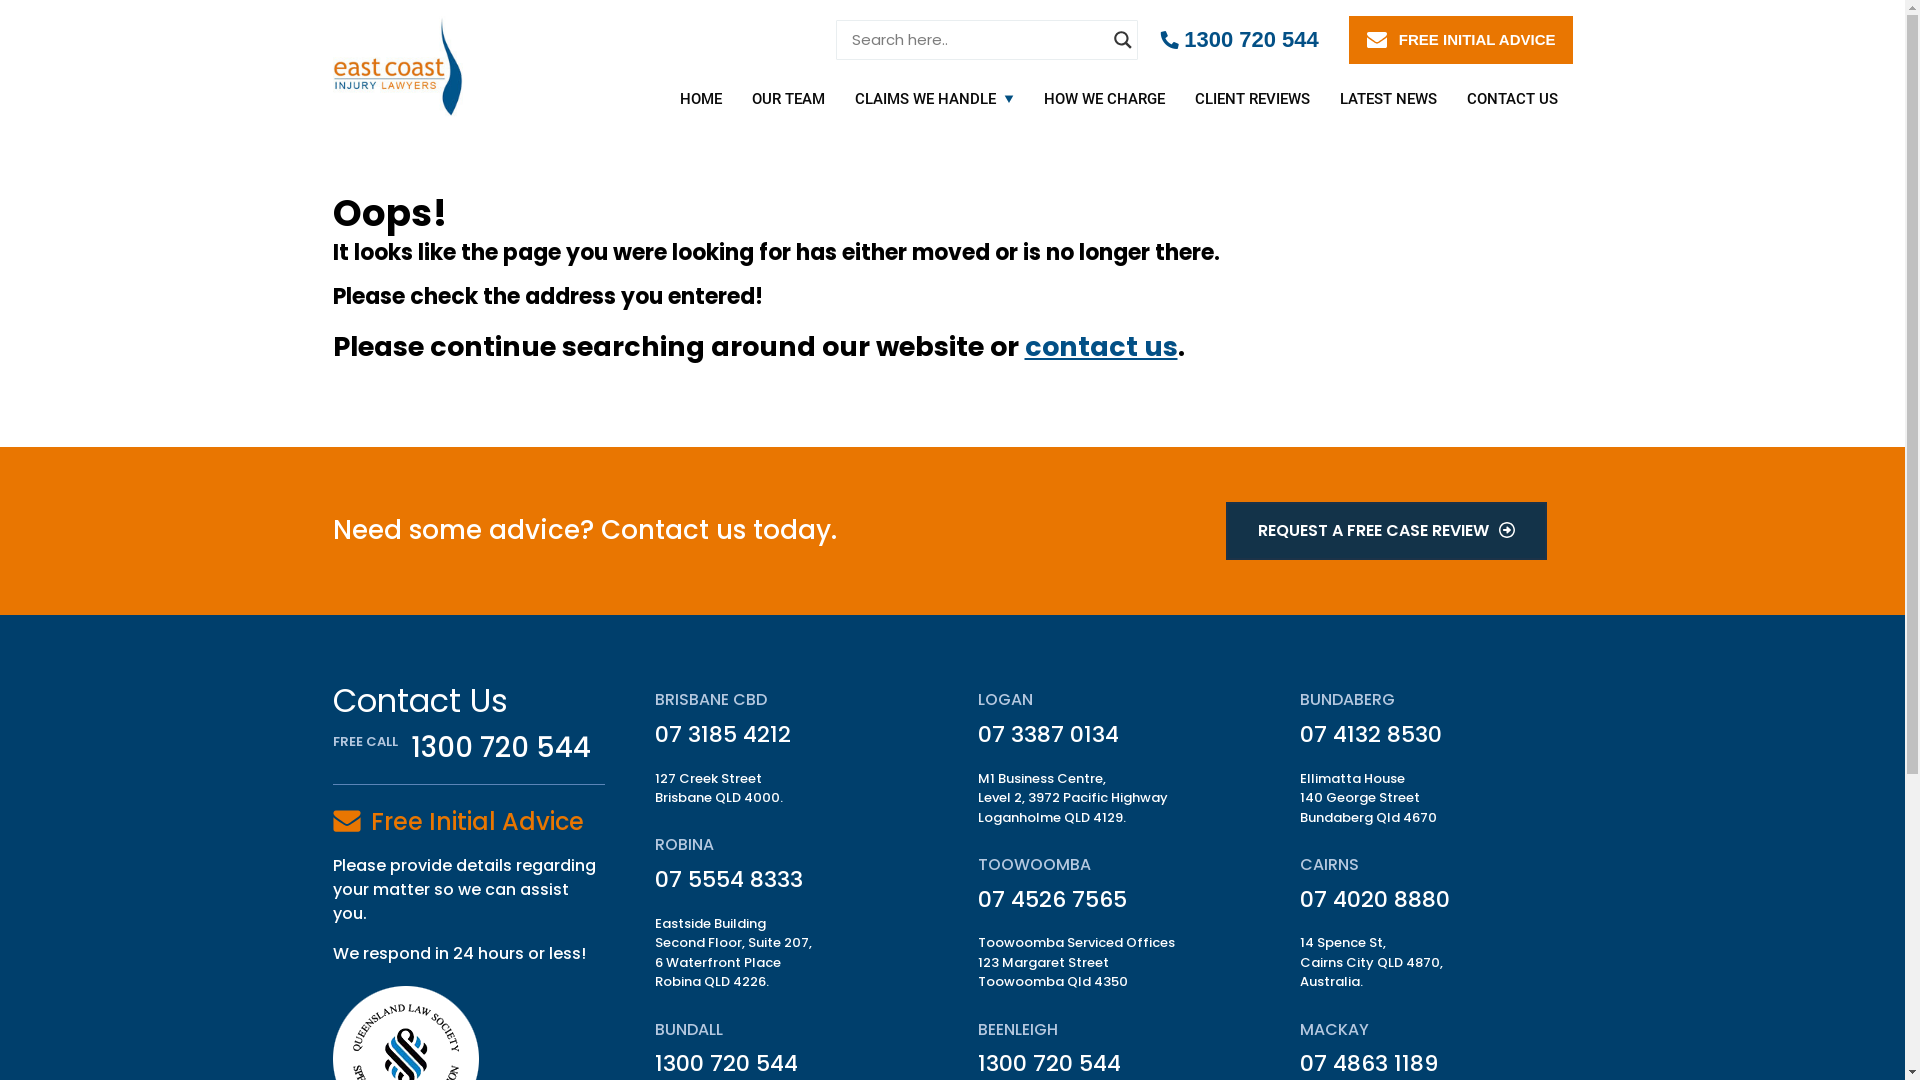  What do you see at coordinates (1027, 99) in the screenshot?
I see `'HOW WE CHARGE'` at bounding box center [1027, 99].